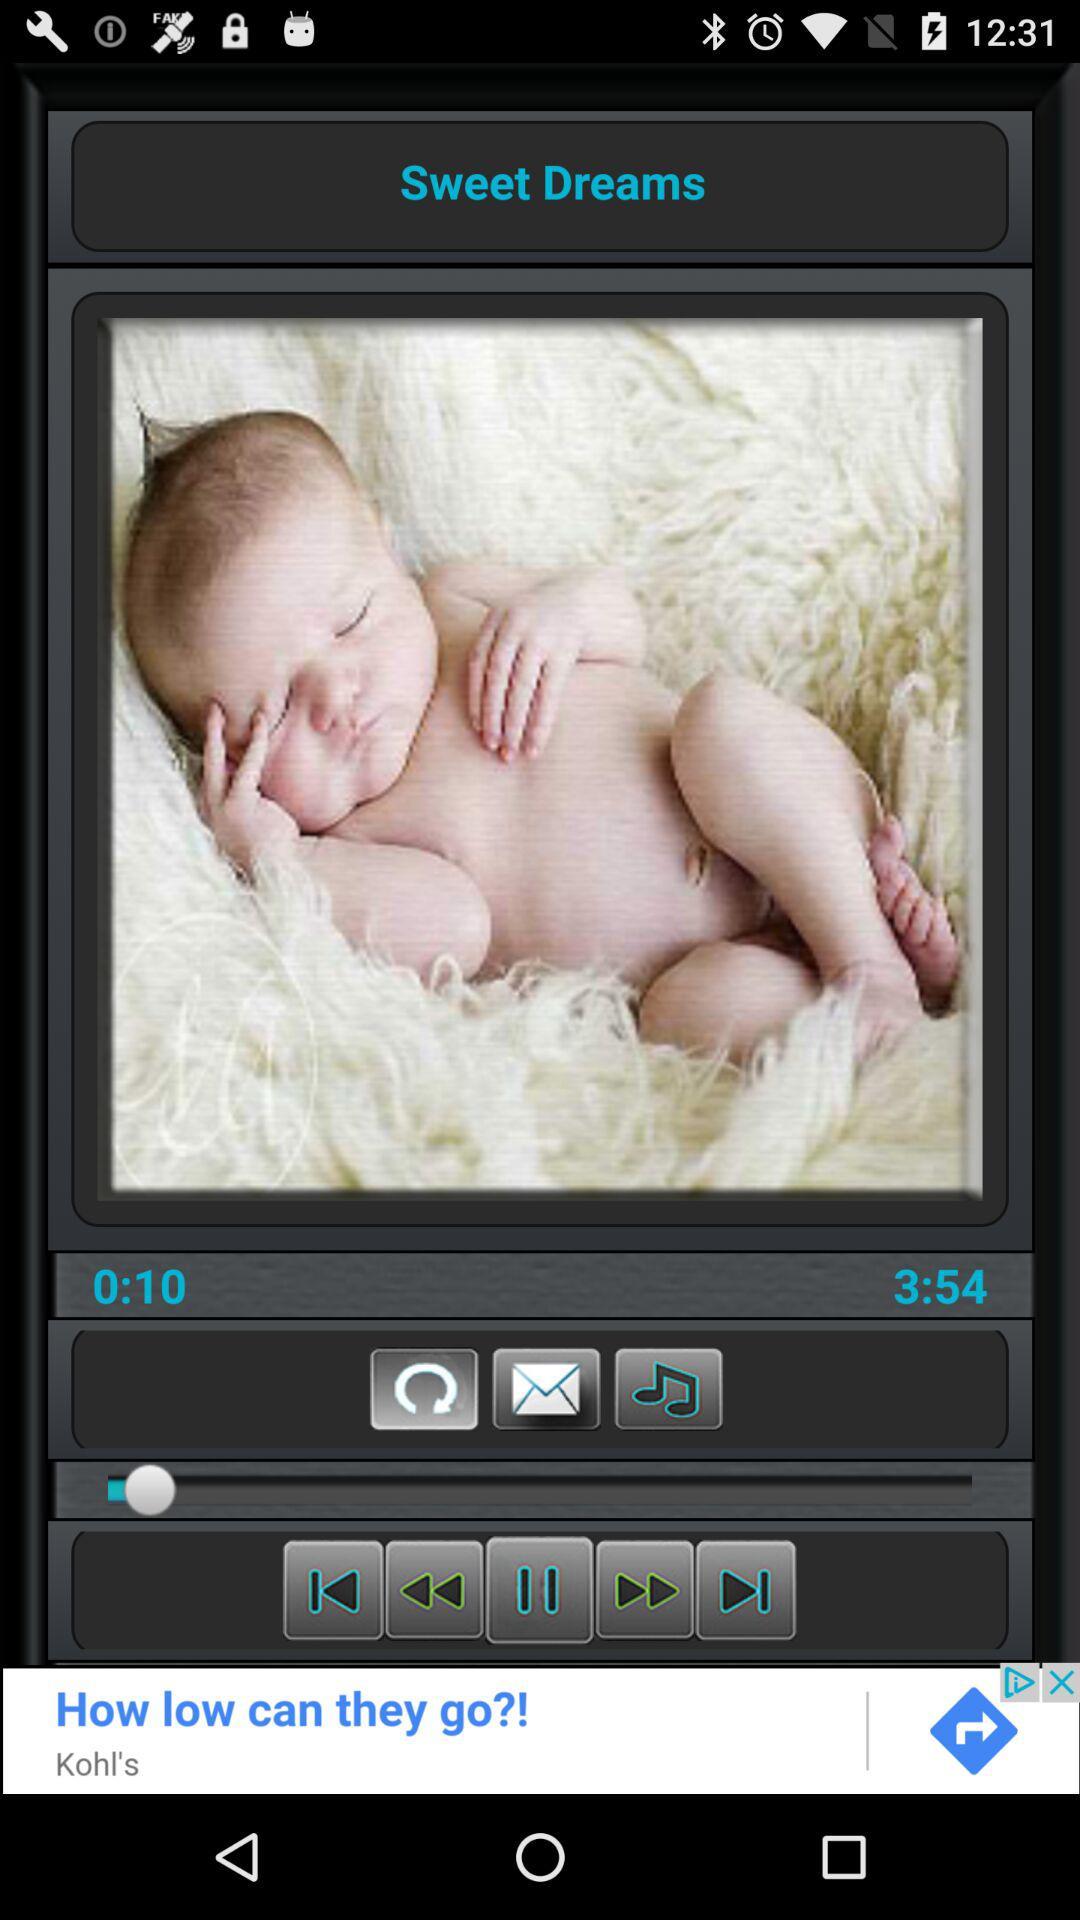 This screenshot has width=1080, height=1920. What do you see at coordinates (423, 1387) in the screenshot?
I see `replay button` at bounding box center [423, 1387].